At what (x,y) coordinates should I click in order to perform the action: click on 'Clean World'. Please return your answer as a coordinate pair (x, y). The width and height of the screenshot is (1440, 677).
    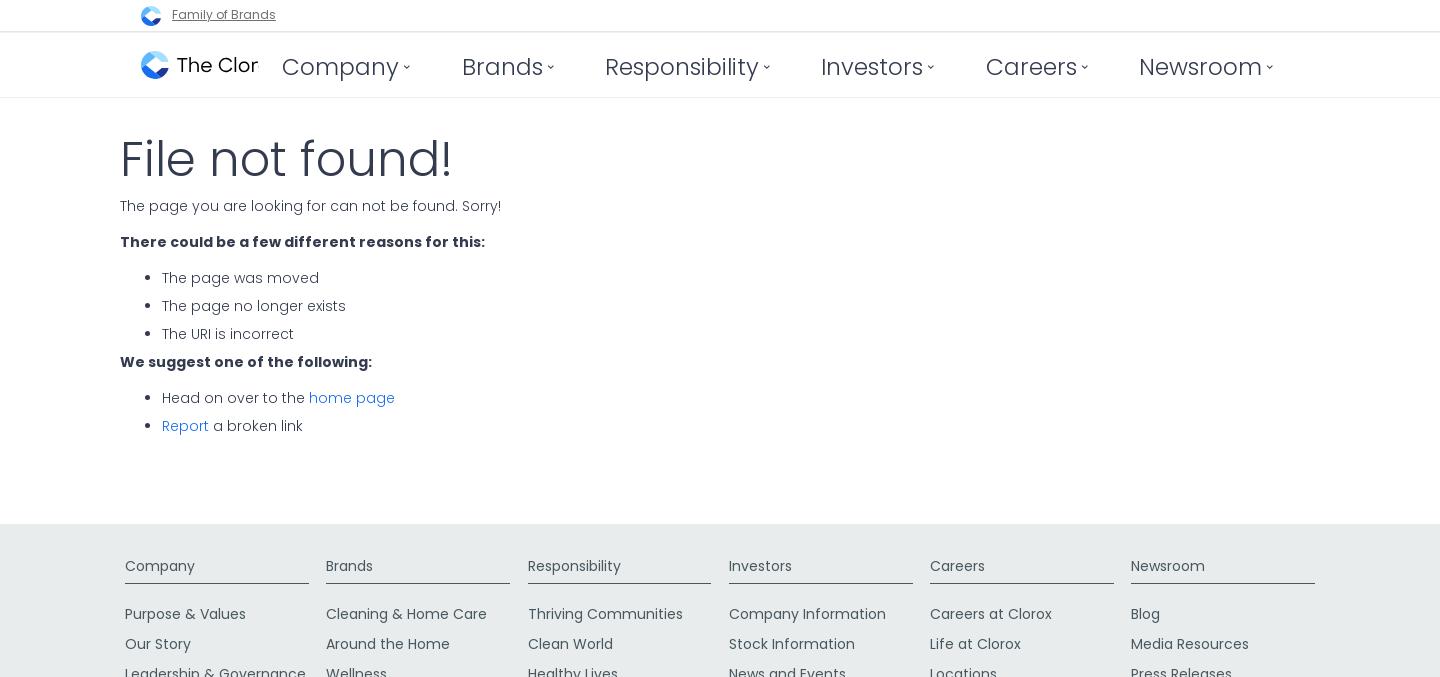
    Looking at the image, I should click on (526, 644).